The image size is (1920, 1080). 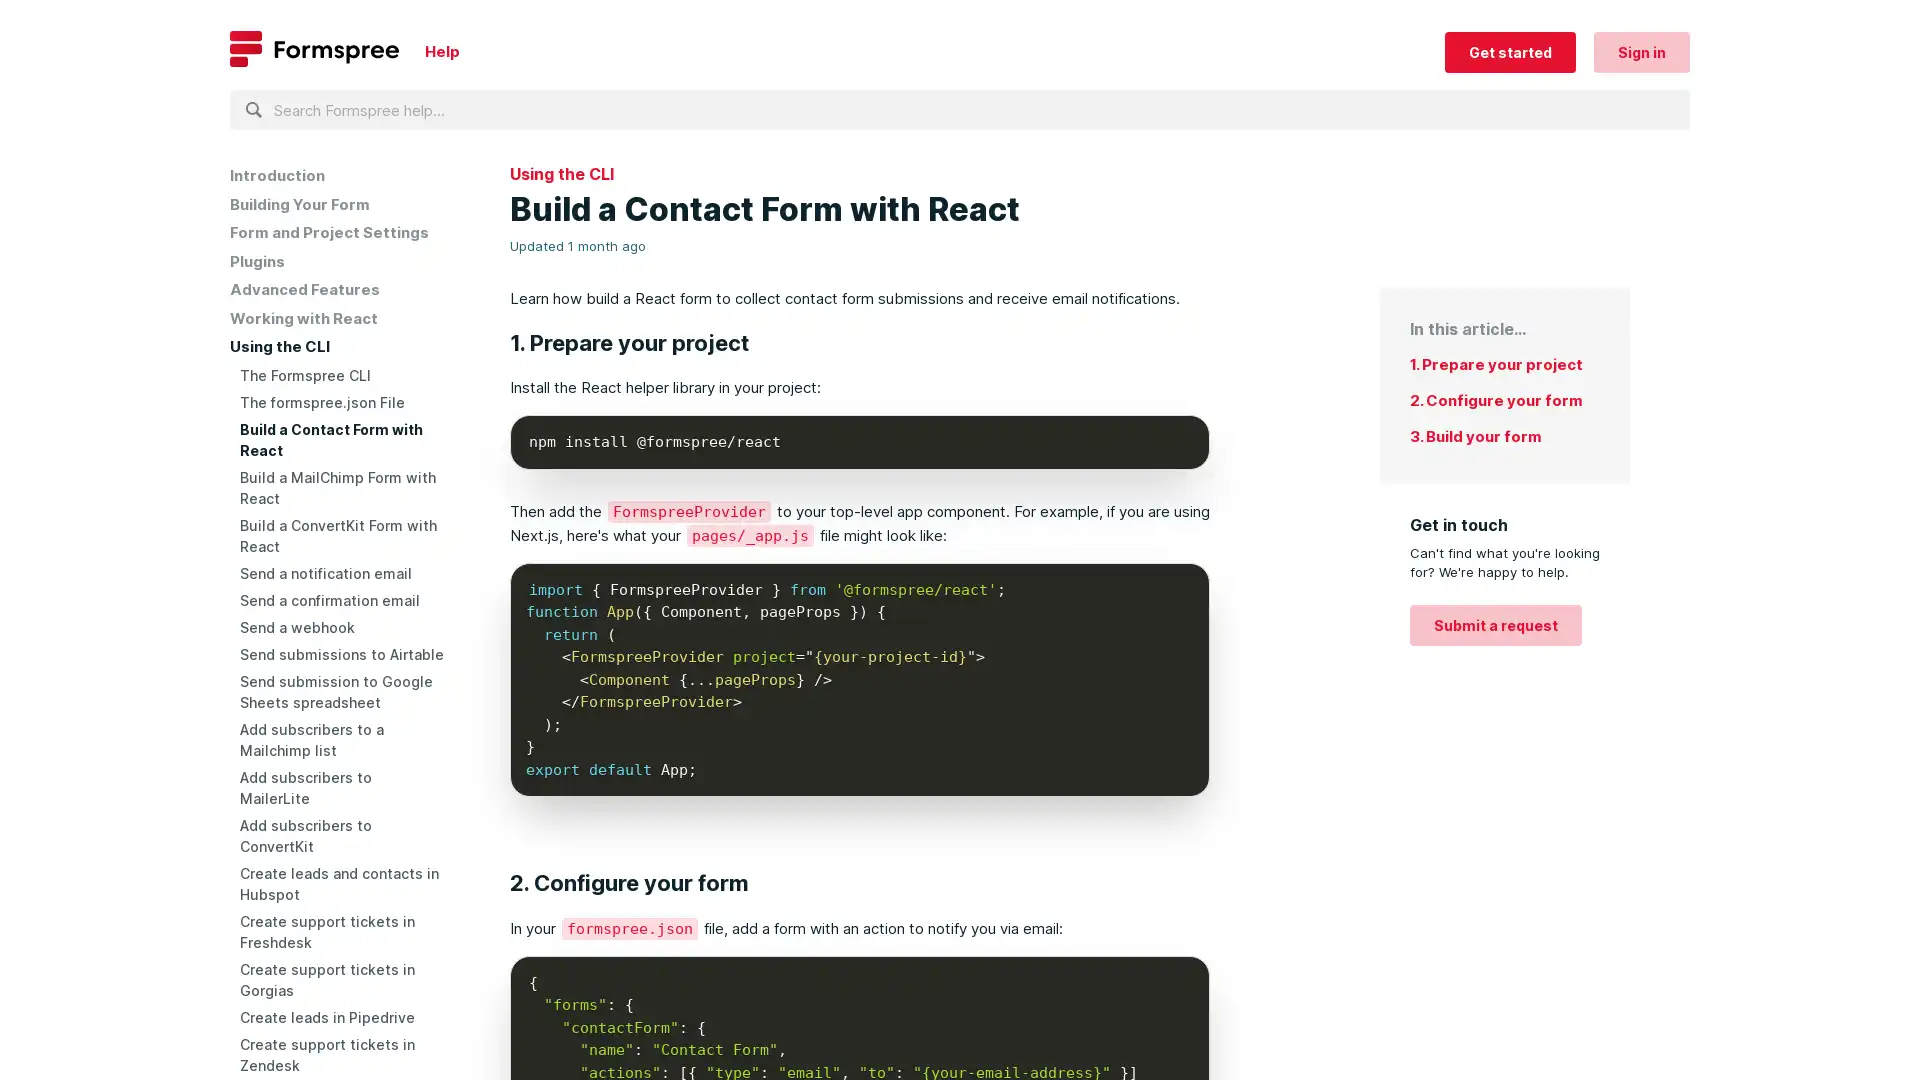 What do you see at coordinates (1185, 430) in the screenshot?
I see `Copy` at bounding box center [1185, 430].